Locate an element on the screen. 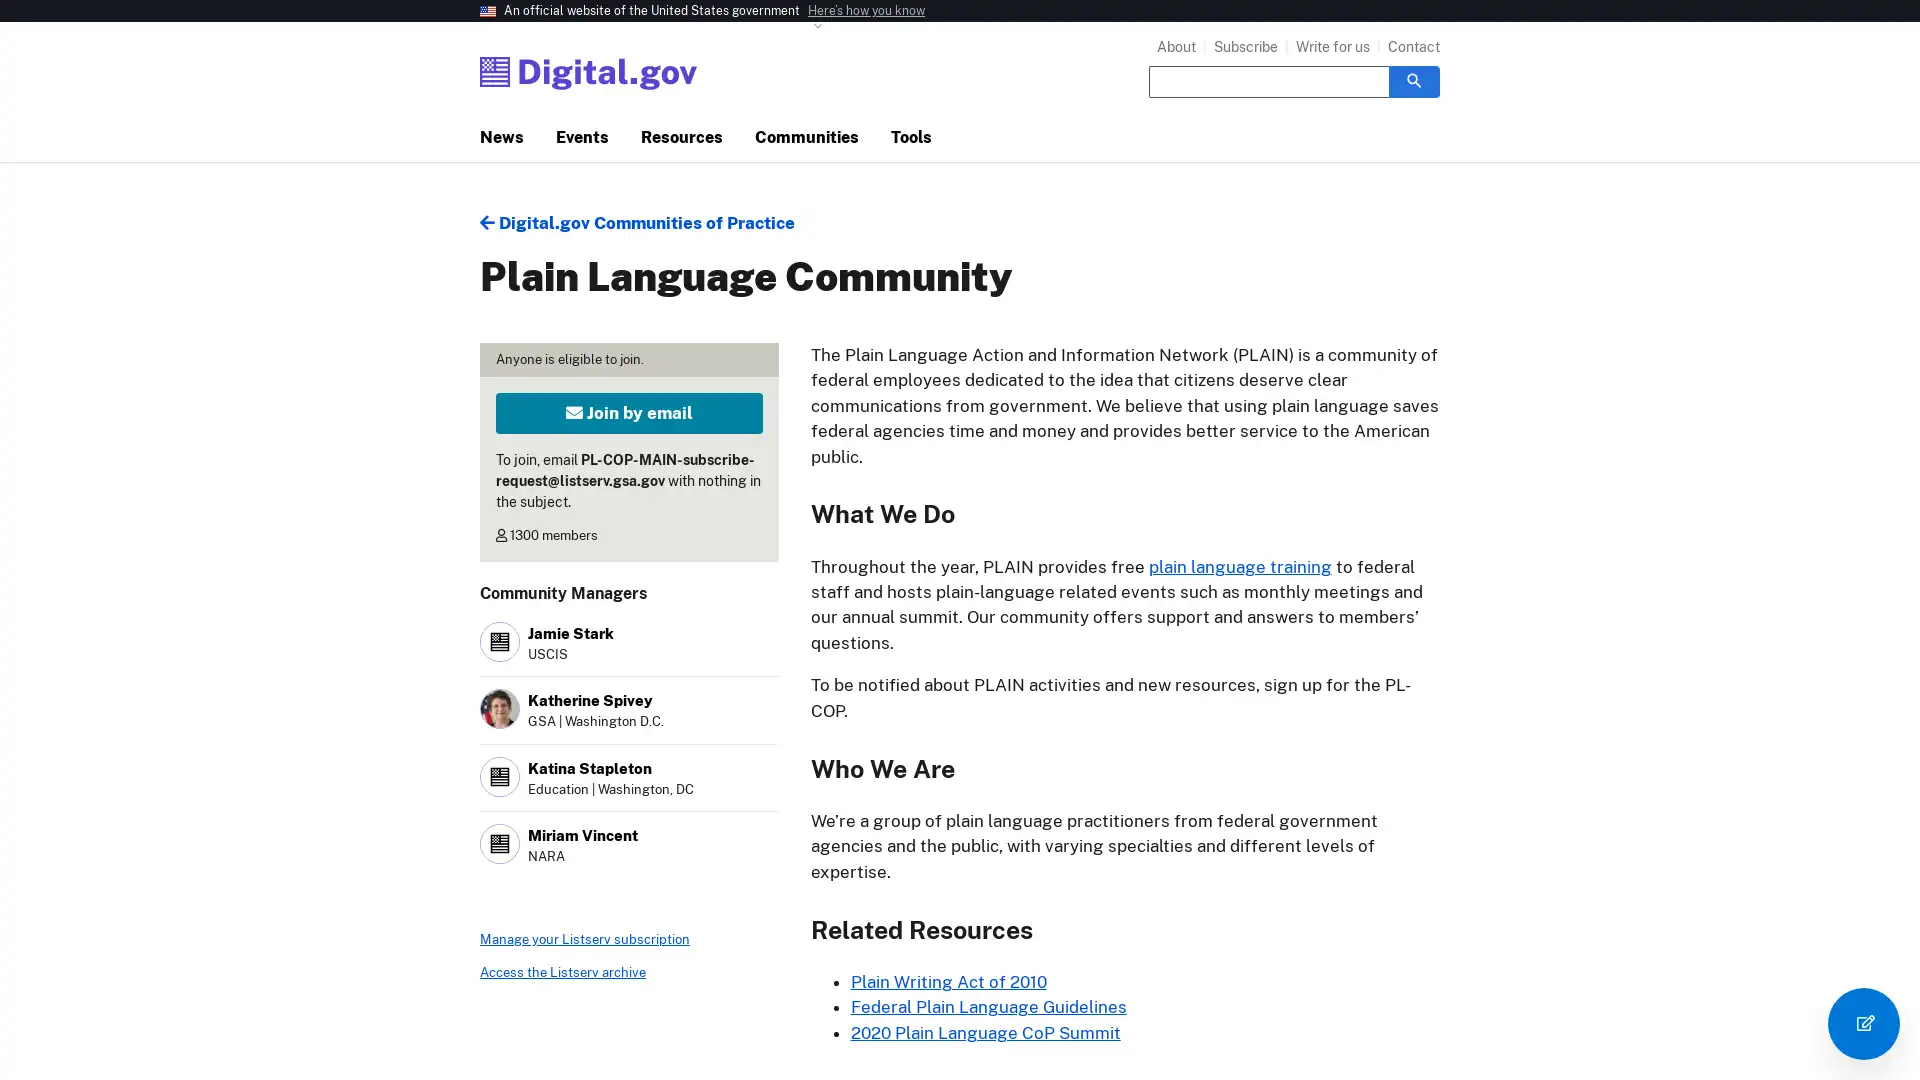  Heres how you know is located at coordinates (866, 11).